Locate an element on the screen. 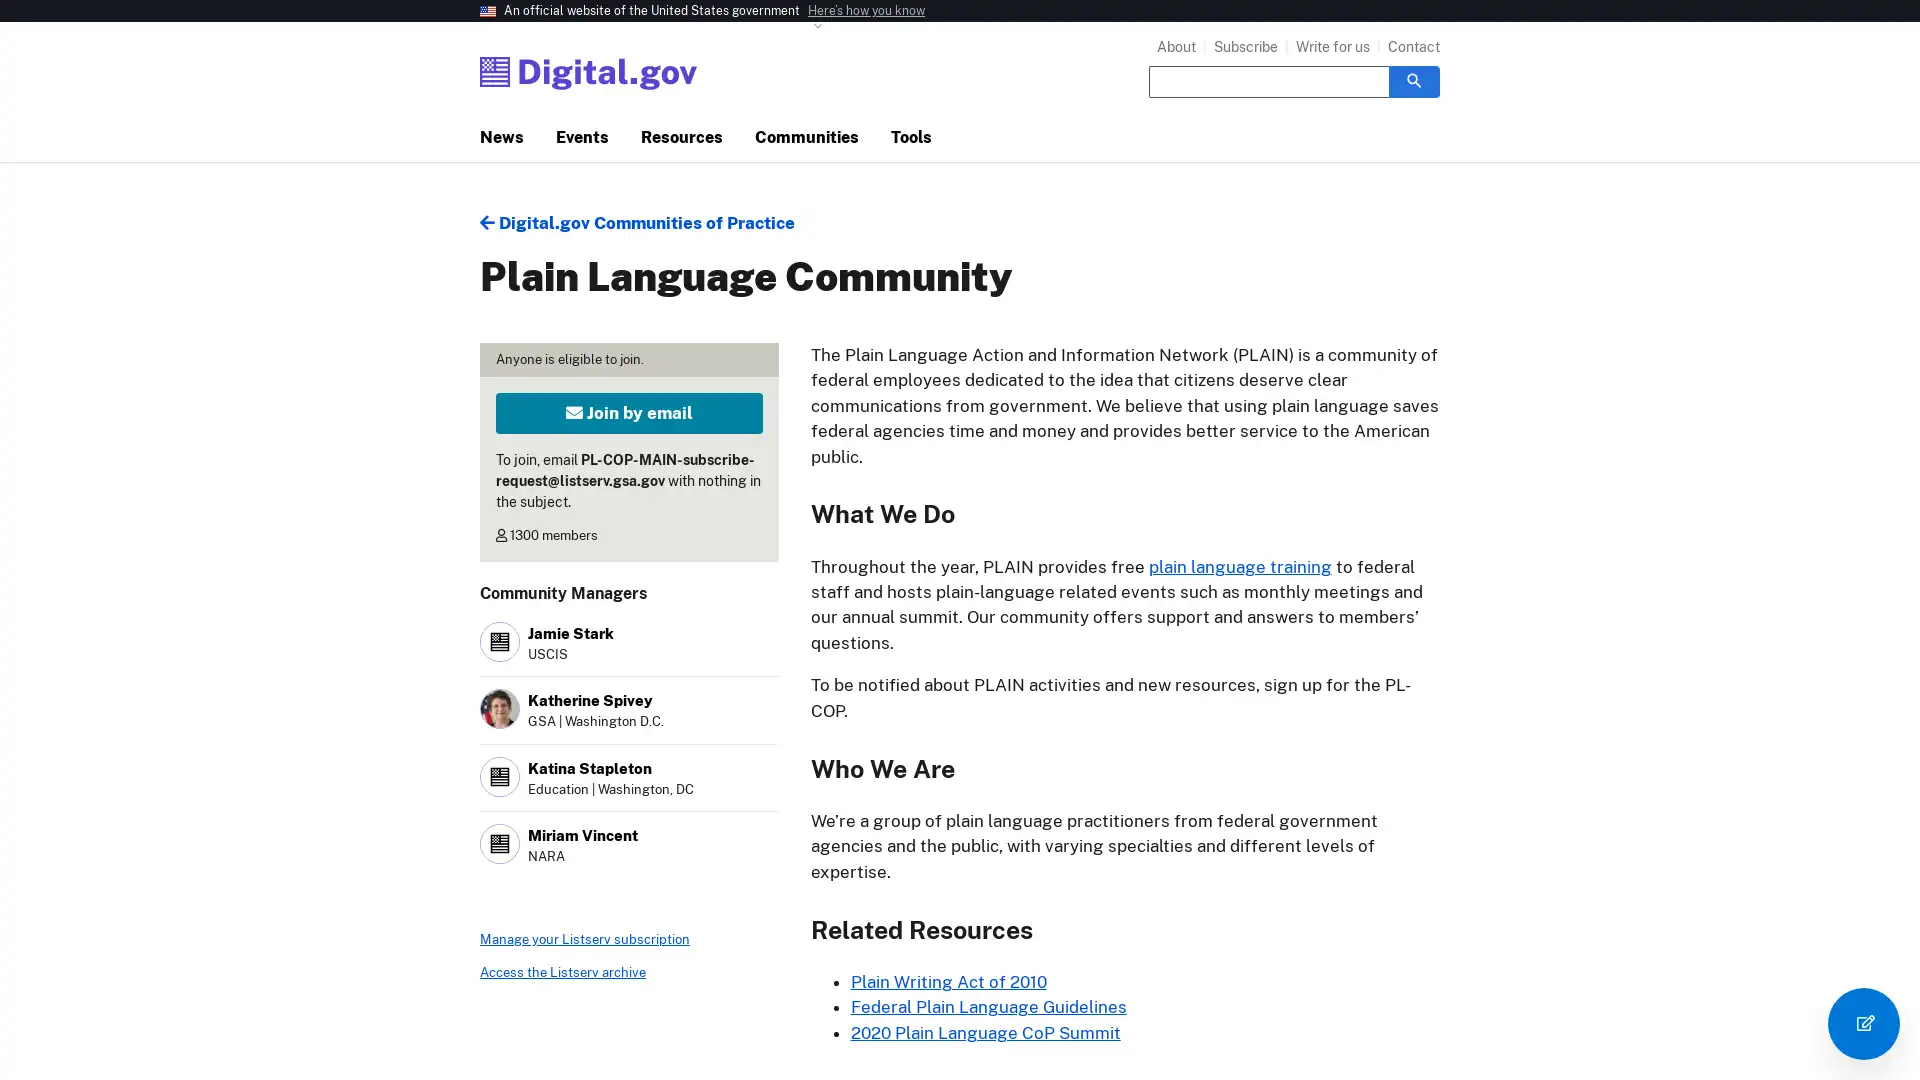  Heres how you know is located at coordinates (866, 11).